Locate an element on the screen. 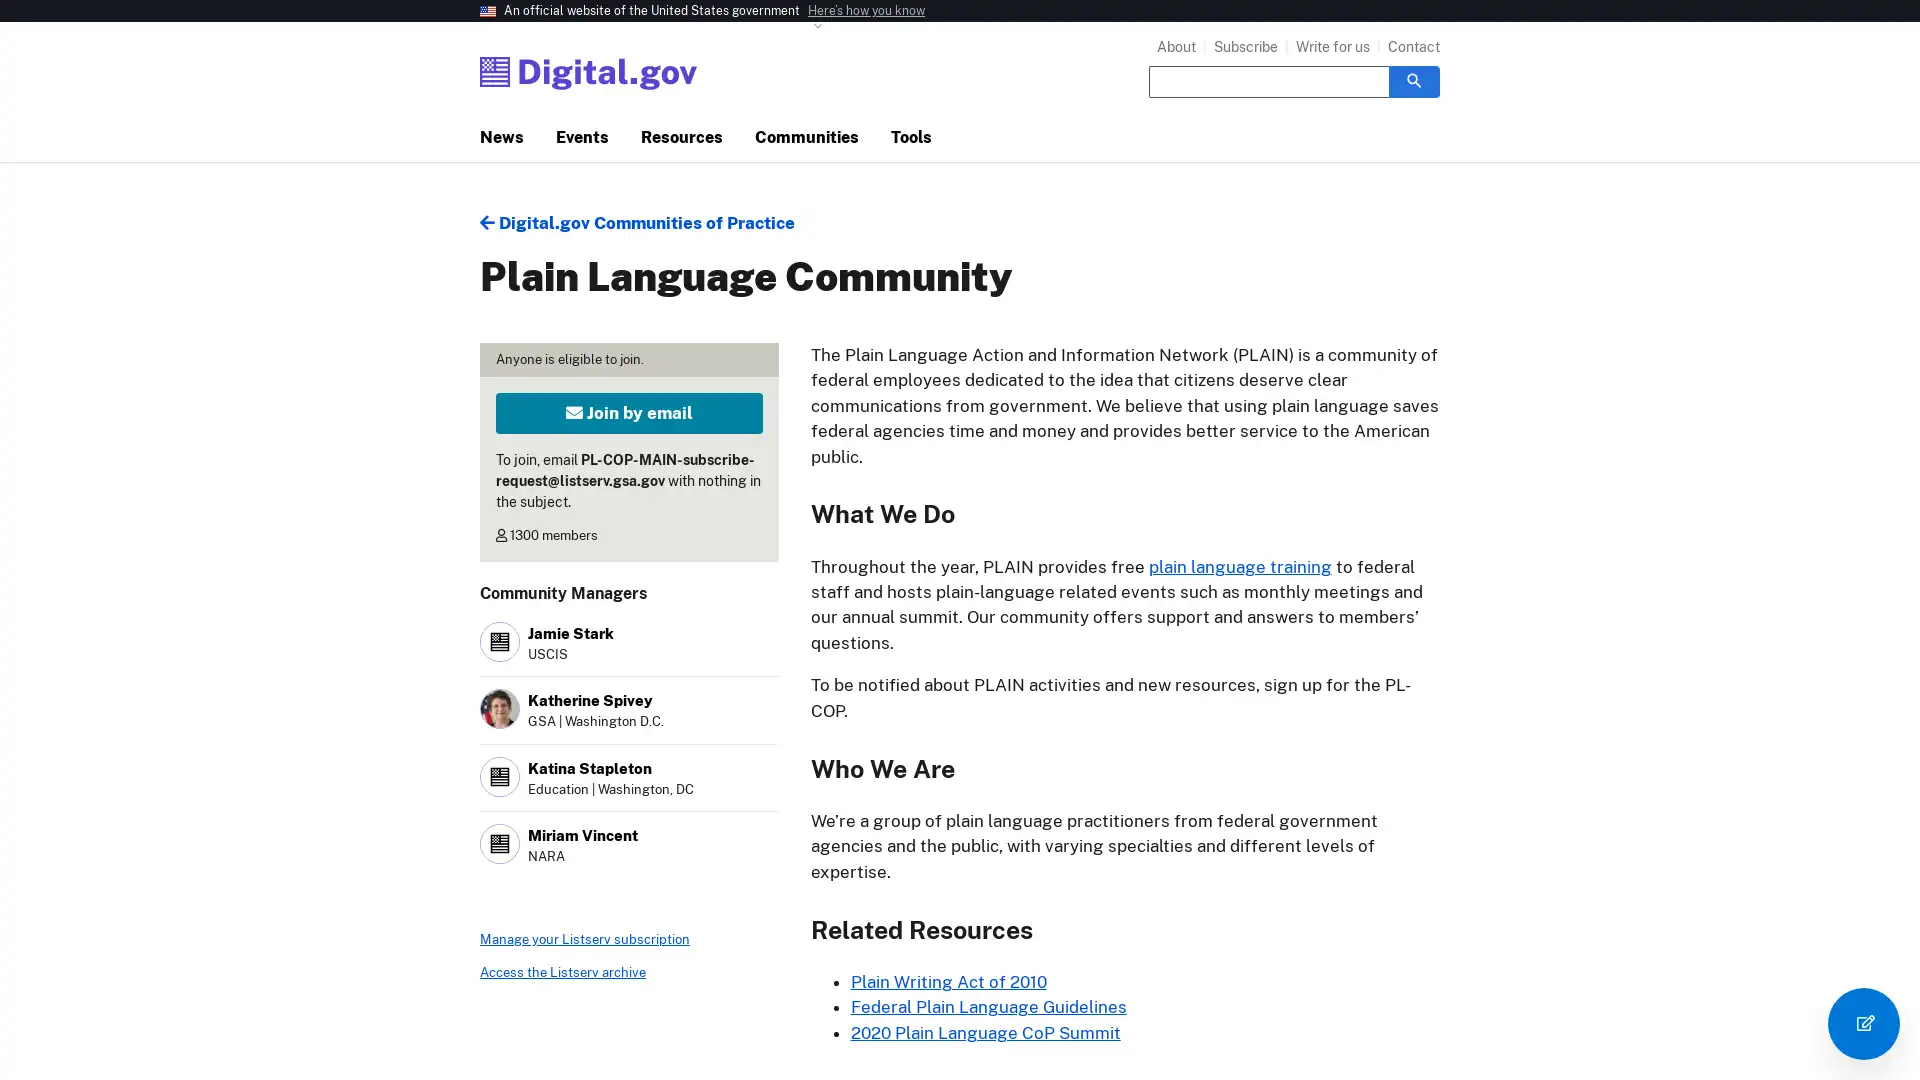  Heres how you know is located at coordinates (866, 11).